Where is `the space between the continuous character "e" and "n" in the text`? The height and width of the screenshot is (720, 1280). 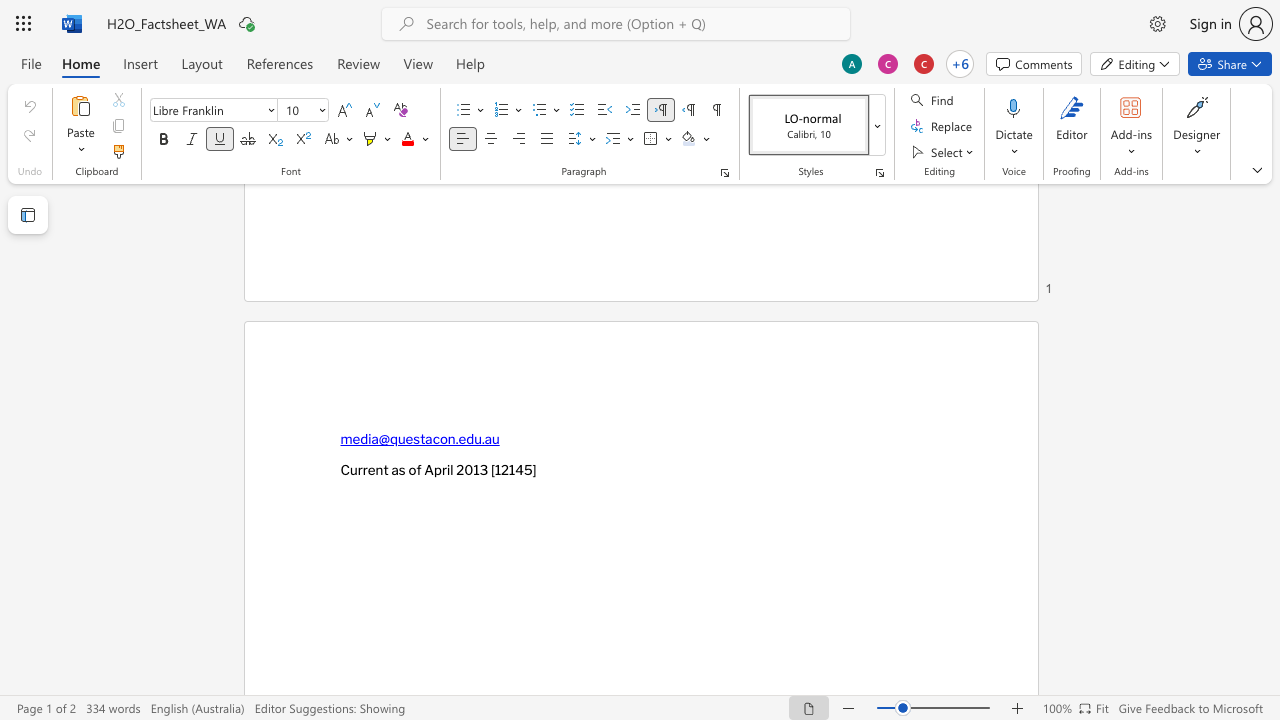
the space between the continuous character "e" and "n" in the text is located at coordinates (375, 469).